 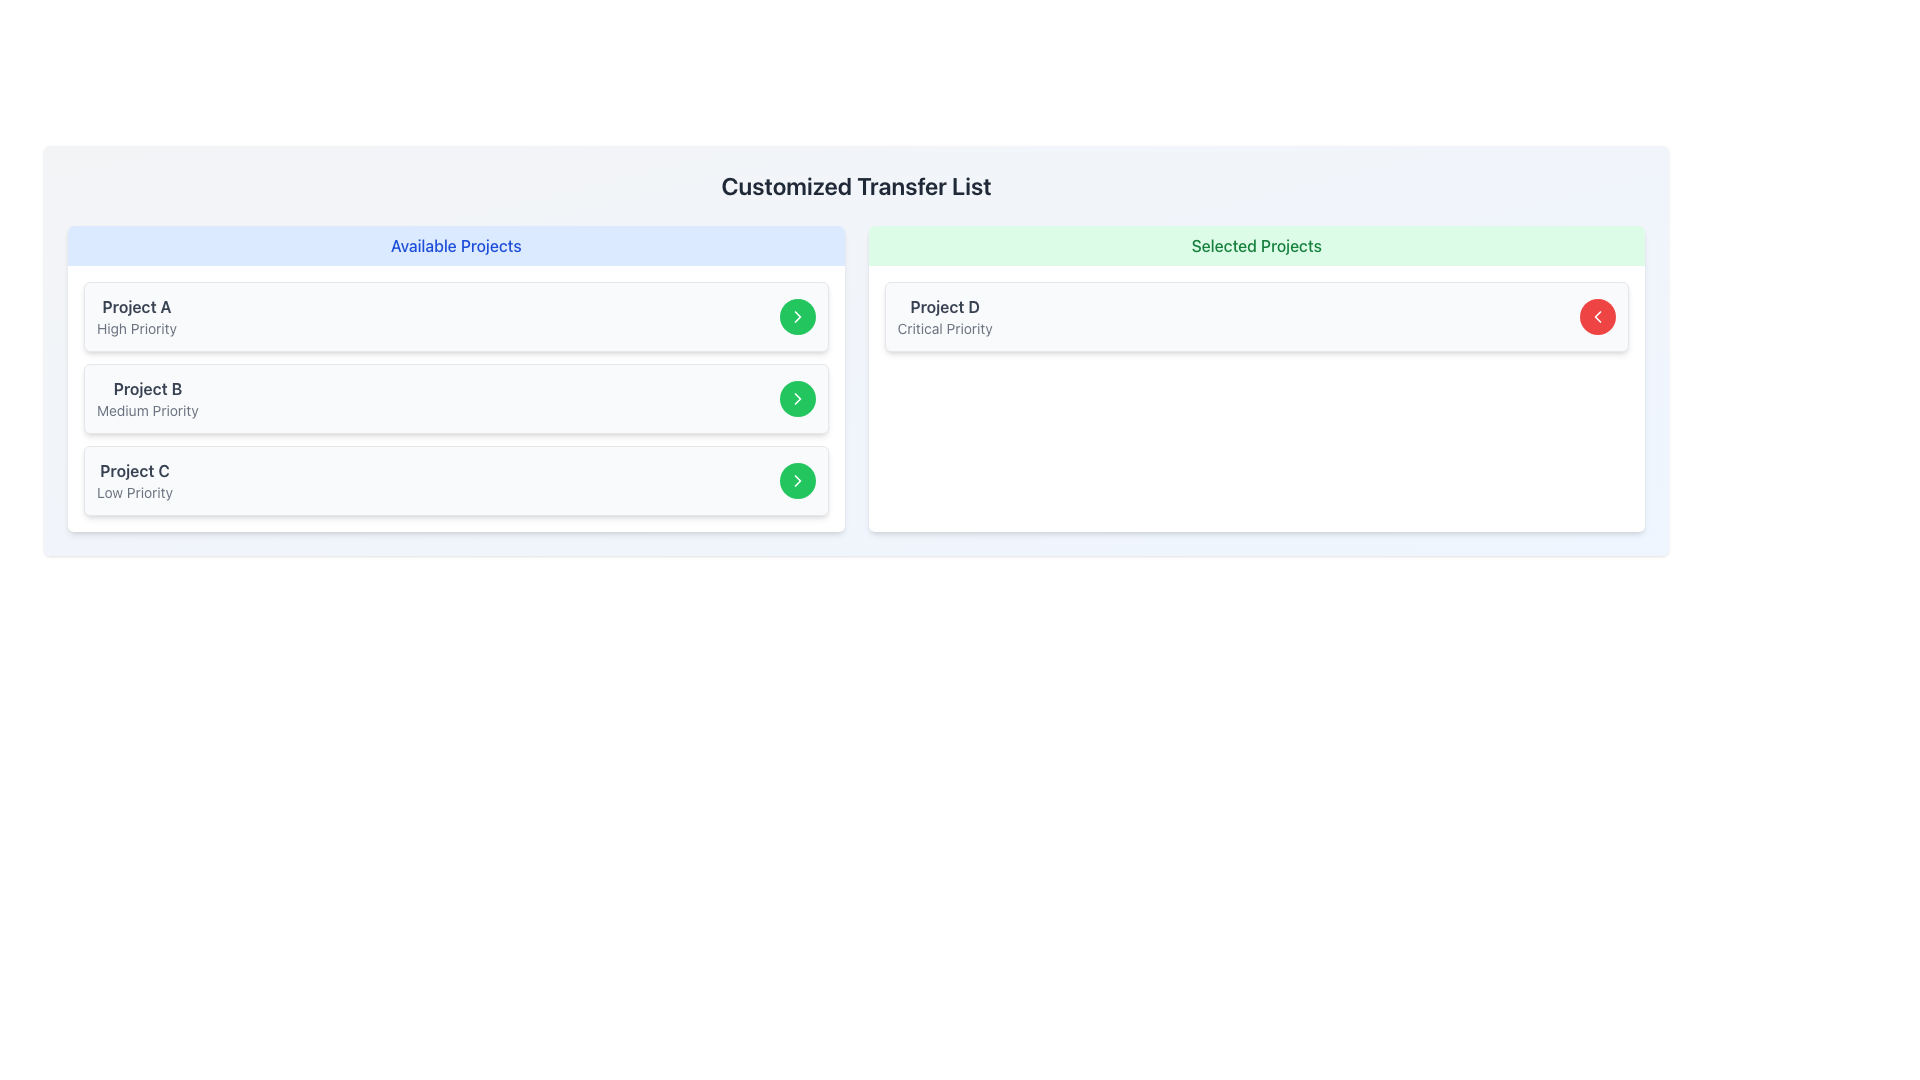 What do you see at coordinates (133, 470) in the screenshot?
I see `the project title label in the third position of the 'Available Projects' column` at bounding box center [133, 470].